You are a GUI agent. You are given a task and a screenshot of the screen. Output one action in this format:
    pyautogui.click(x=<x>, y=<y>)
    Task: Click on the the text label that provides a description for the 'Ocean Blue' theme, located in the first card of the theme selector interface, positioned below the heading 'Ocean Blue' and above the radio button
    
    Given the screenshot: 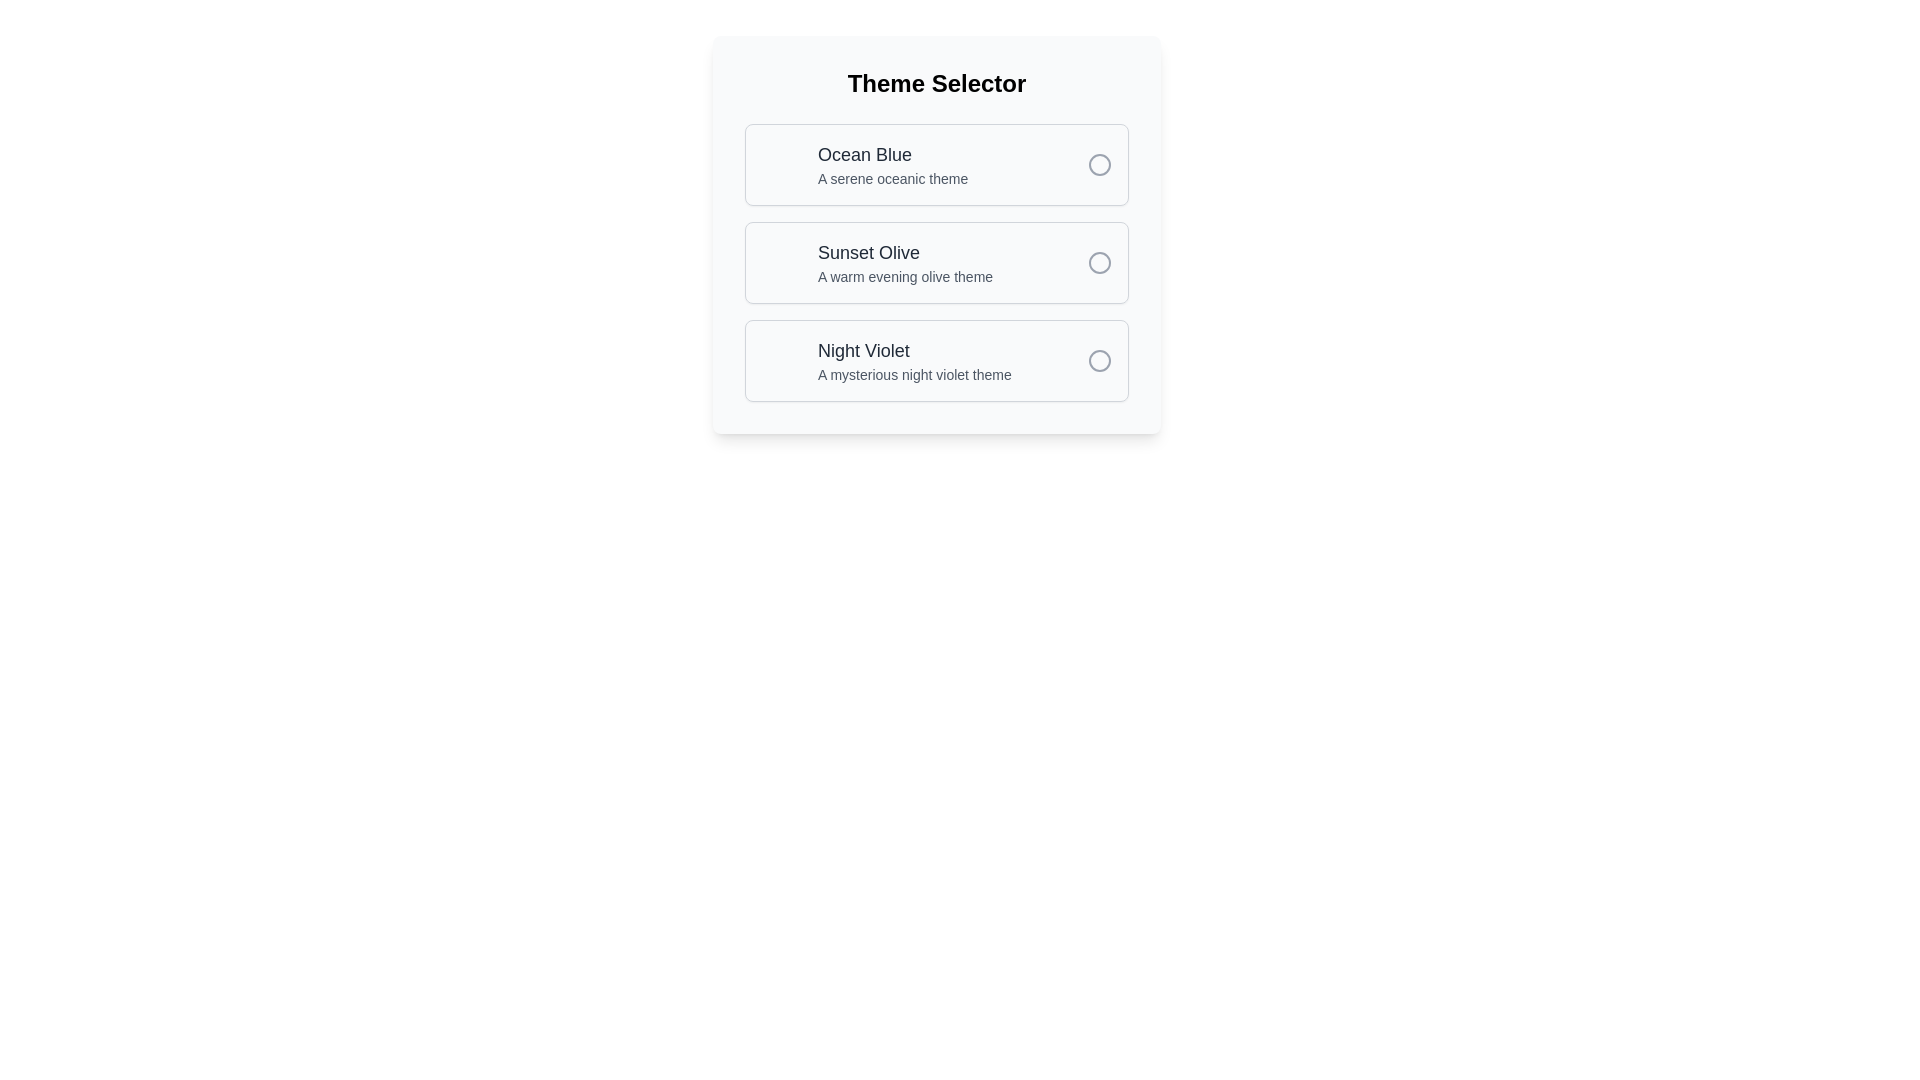 What is the action you would take?
    pyautogui.click(x=892, y=177)
    